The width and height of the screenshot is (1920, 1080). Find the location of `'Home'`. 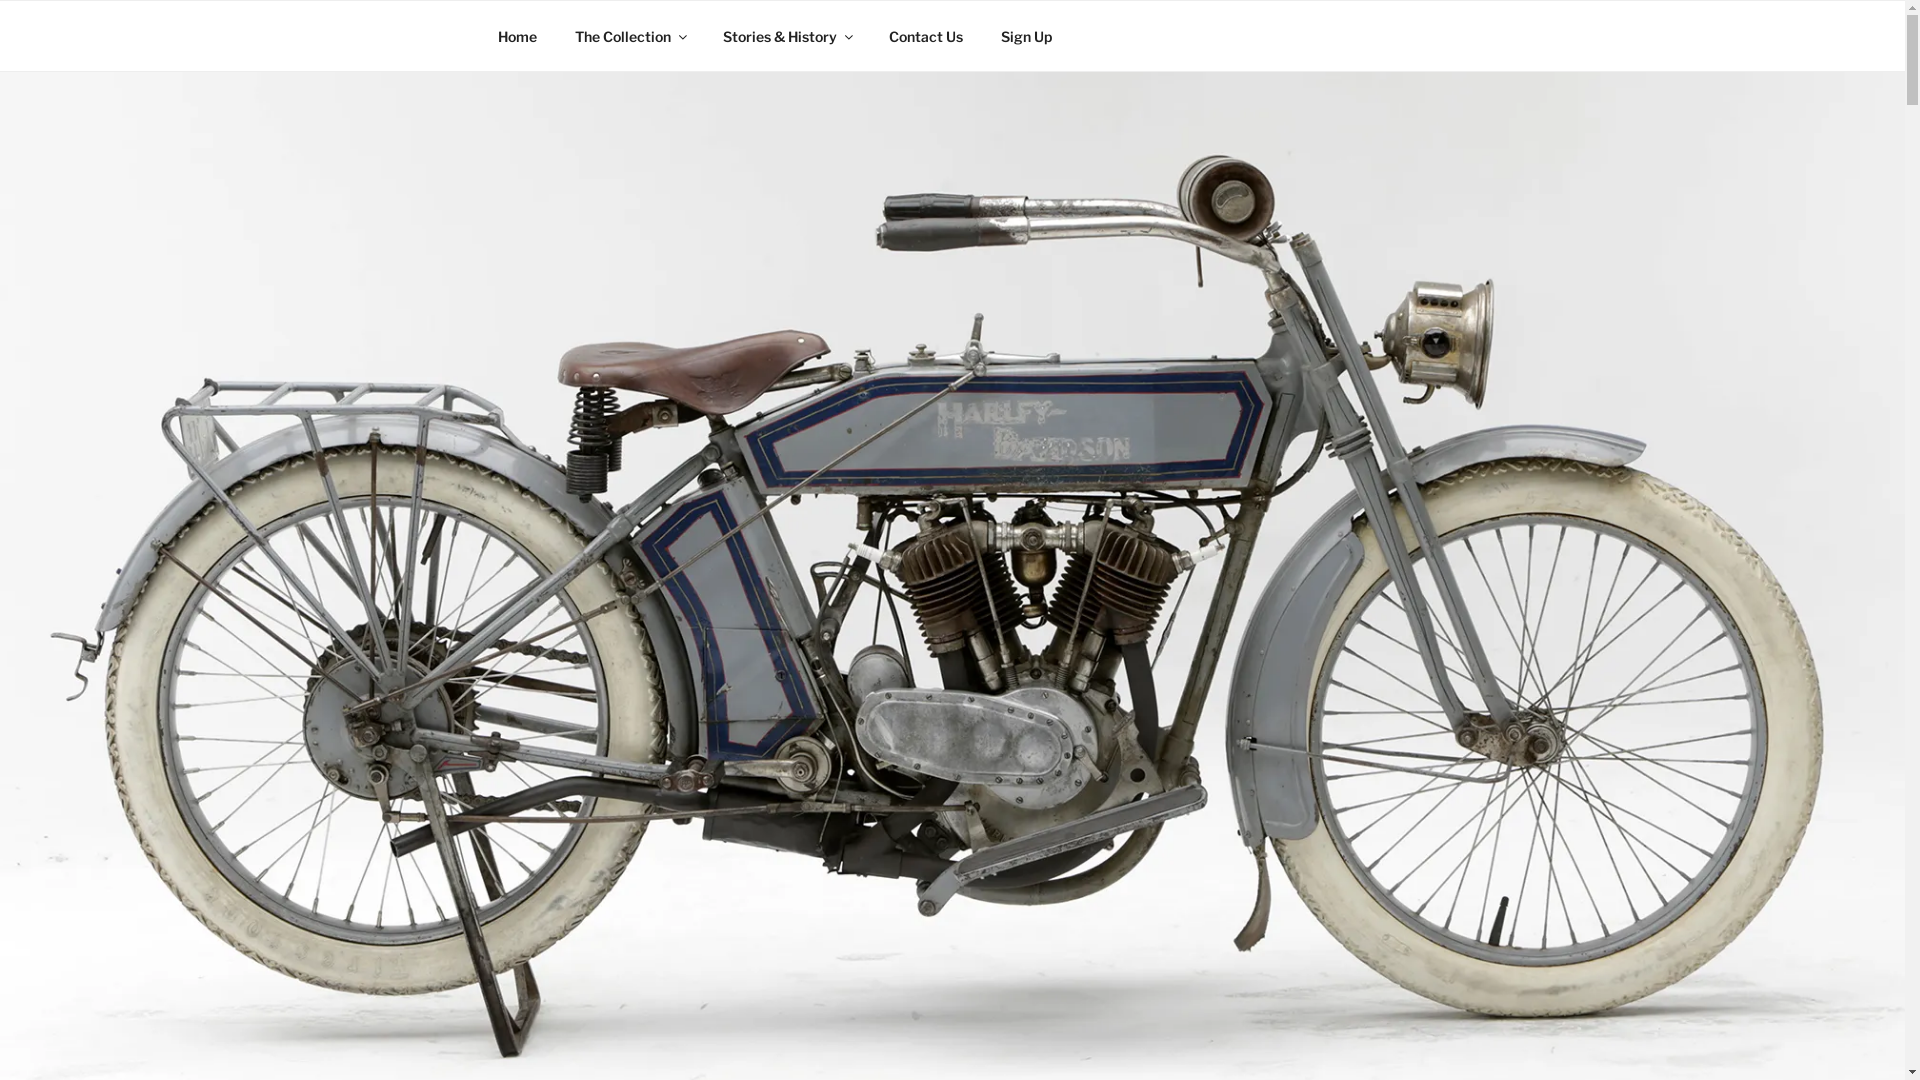

'Home' is located at coordinates (517, 36).